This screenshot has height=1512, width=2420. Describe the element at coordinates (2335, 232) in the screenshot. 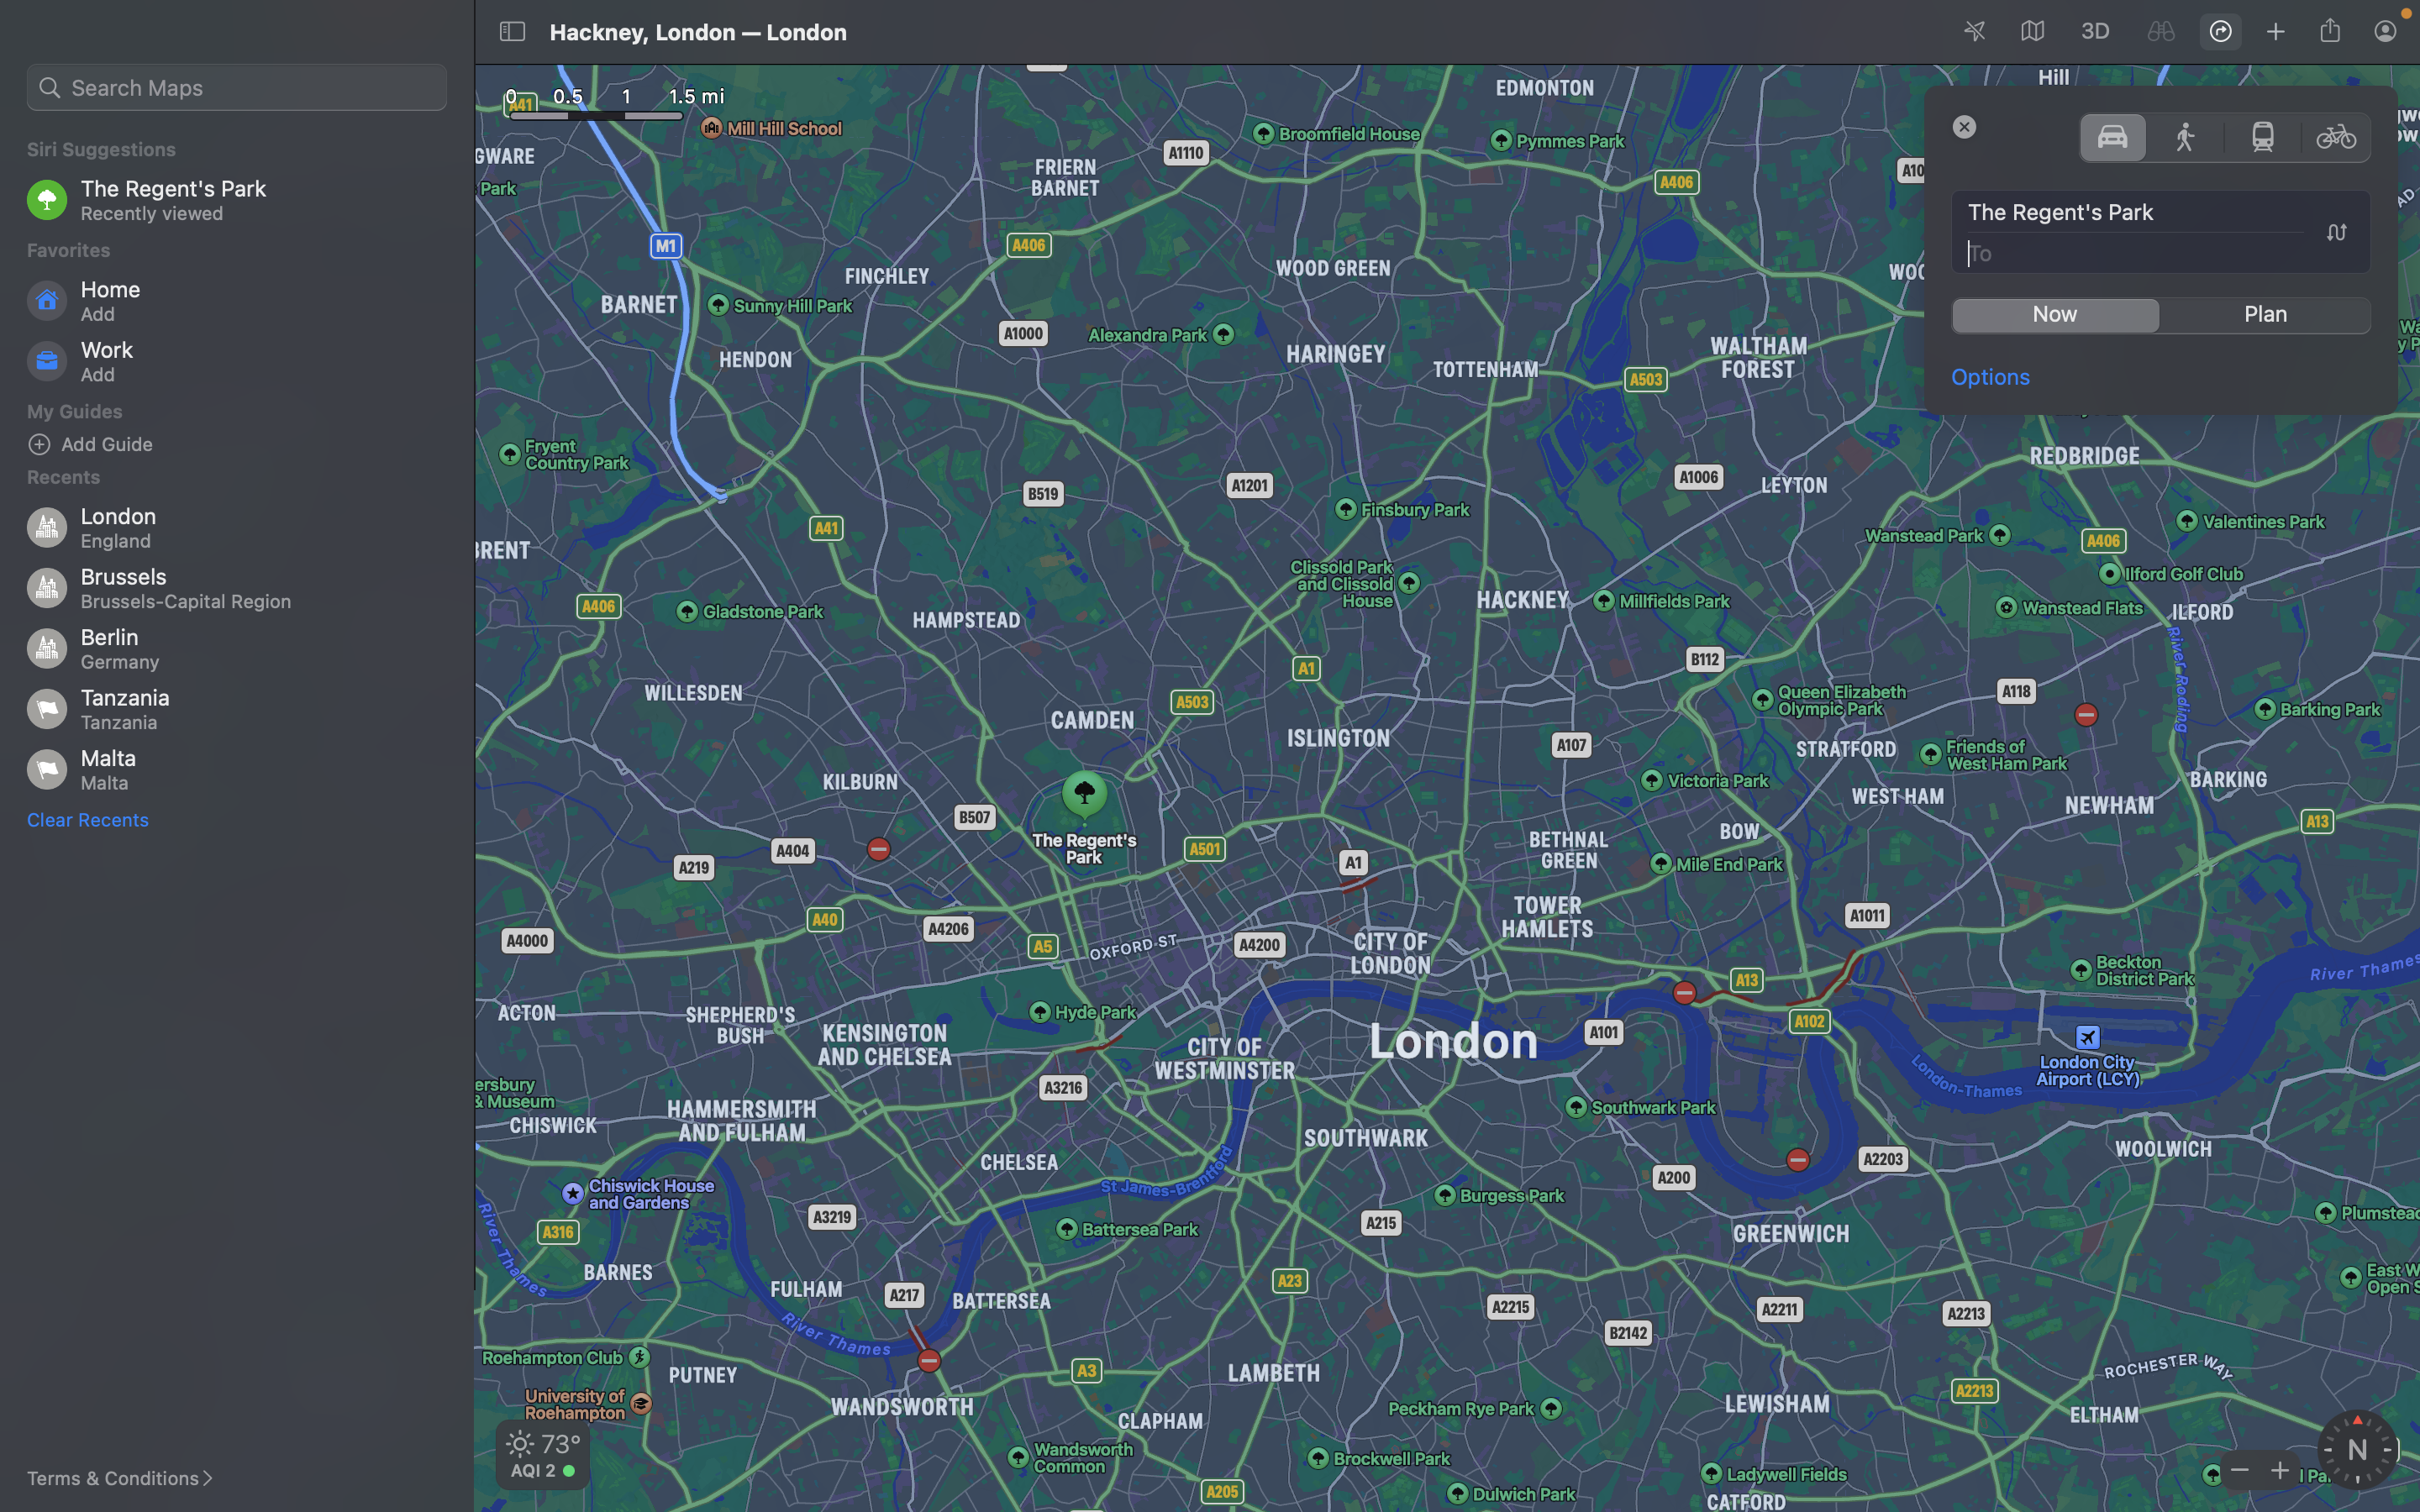

I see `Execute a click on the button labeled "swap dest and source" to alternate between source and destination points` at that location.